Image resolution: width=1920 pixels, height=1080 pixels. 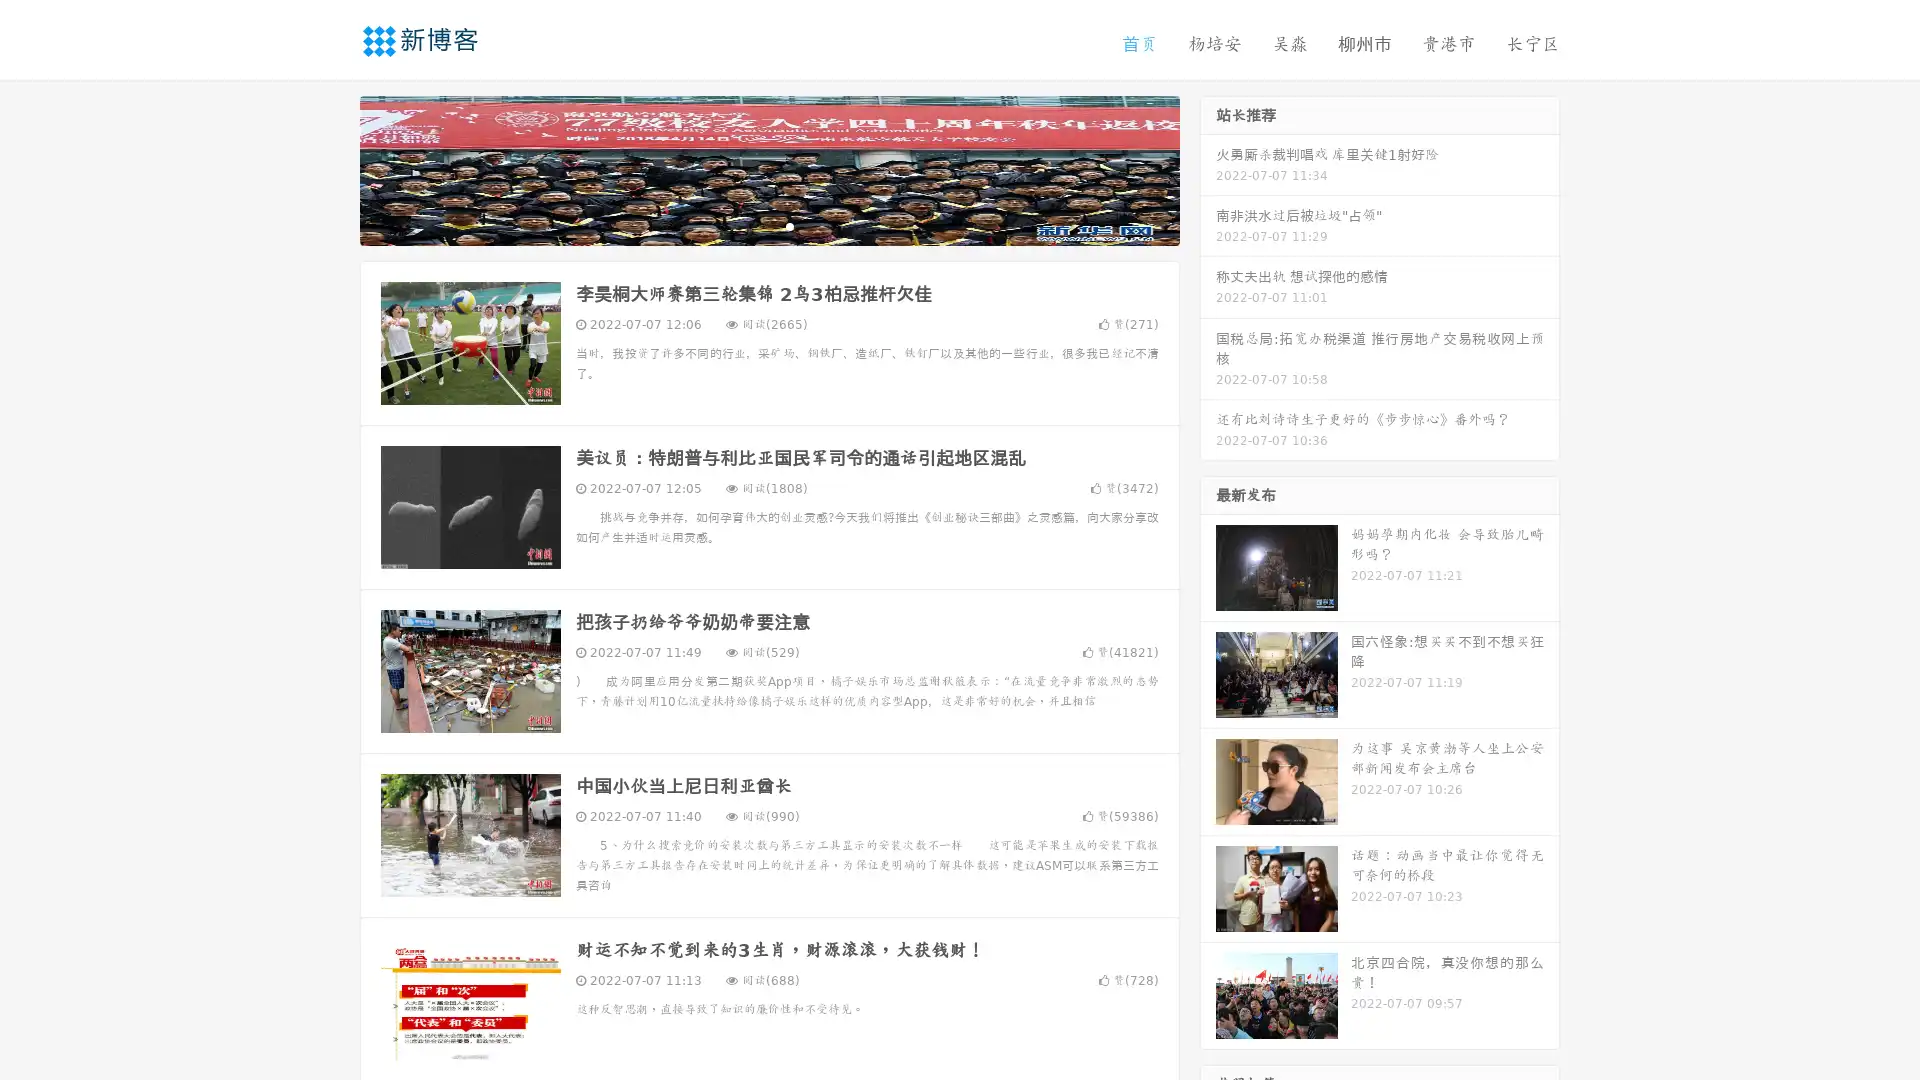 I want to click on Go to slide 2, so click(x=768, y=225).